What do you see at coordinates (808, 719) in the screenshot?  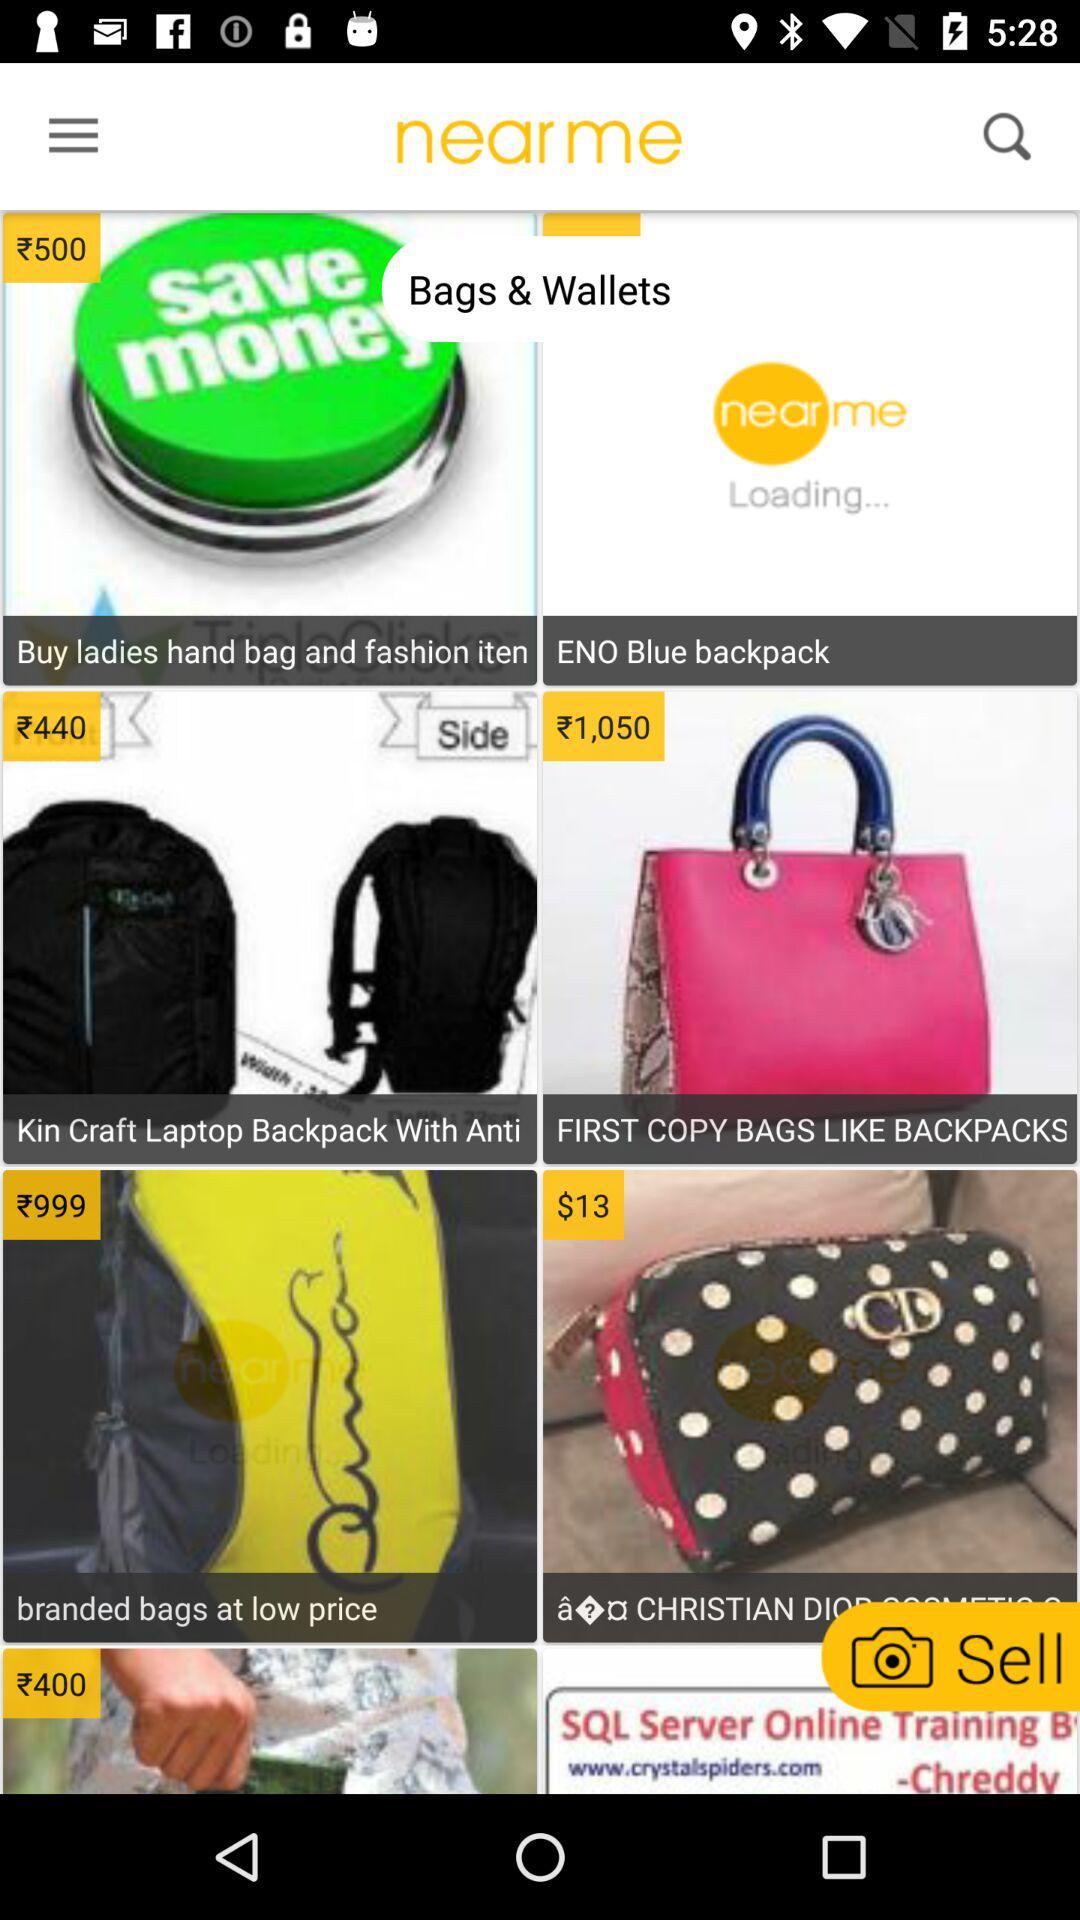 I see `see item` at bounding box center [808, 719].